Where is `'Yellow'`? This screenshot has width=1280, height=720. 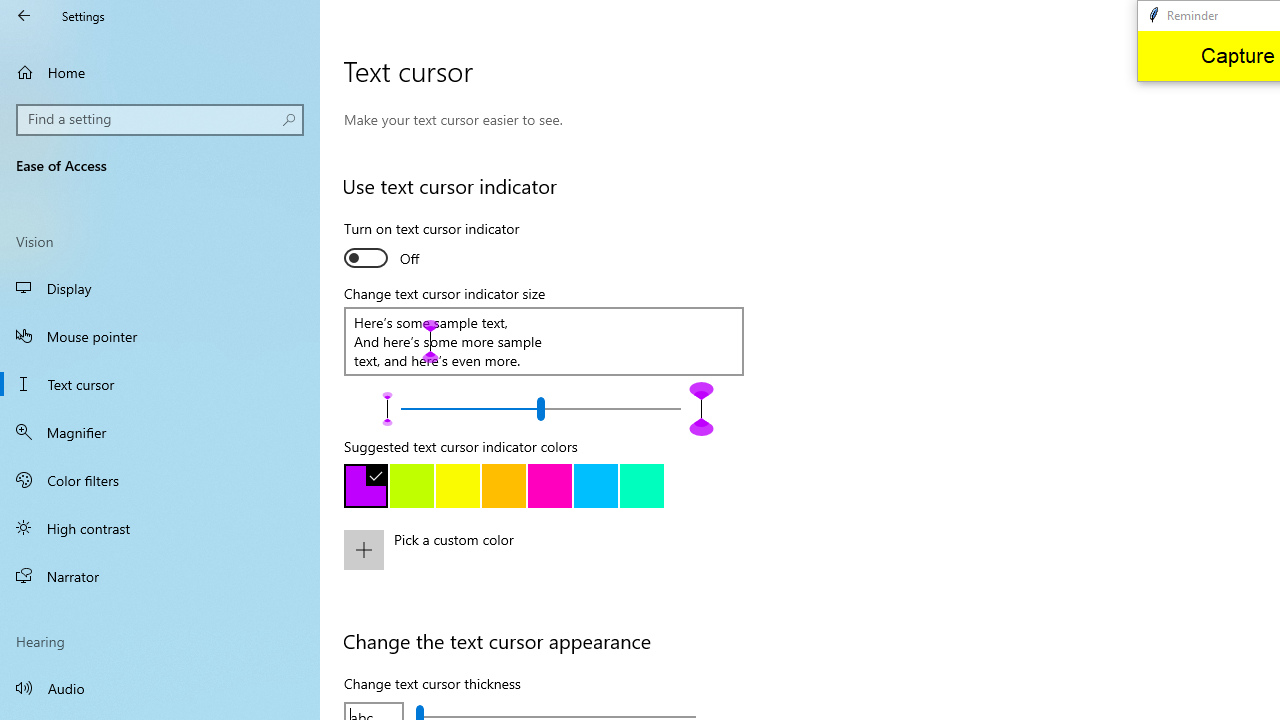
'Yellow' is located at coordinates (457, 486).